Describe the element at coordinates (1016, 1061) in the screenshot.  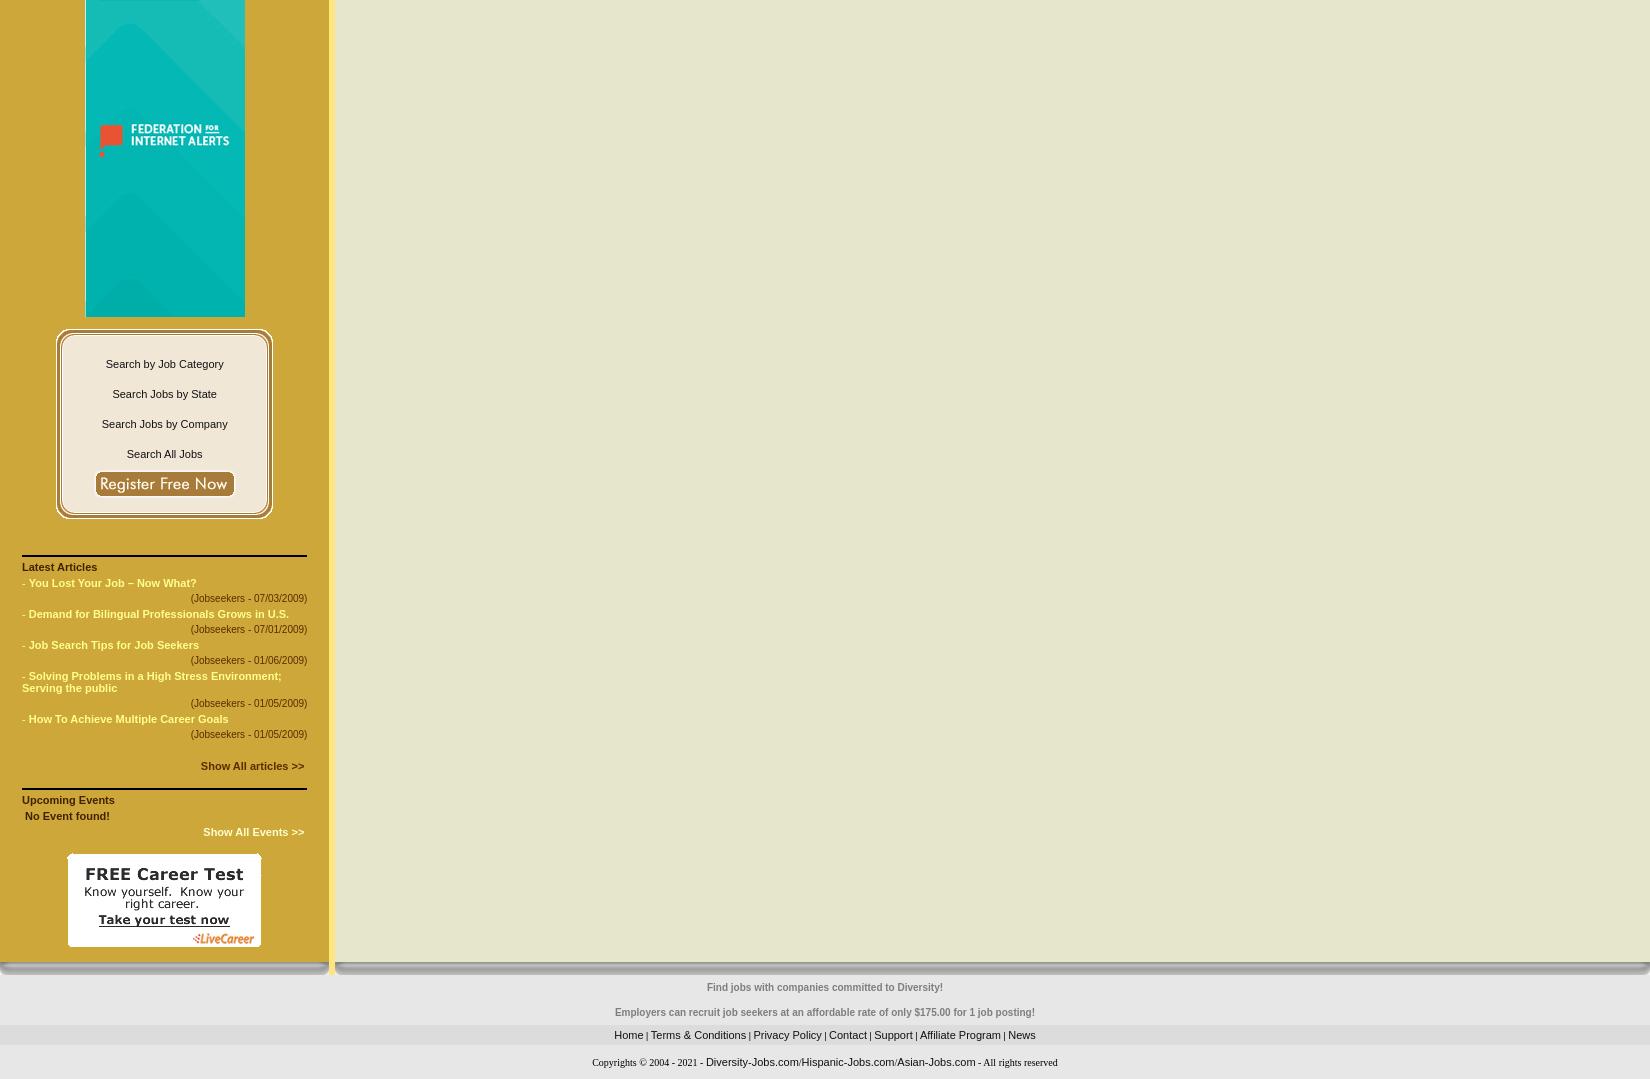
I see `'- 
      All rights reserved'` at that location.